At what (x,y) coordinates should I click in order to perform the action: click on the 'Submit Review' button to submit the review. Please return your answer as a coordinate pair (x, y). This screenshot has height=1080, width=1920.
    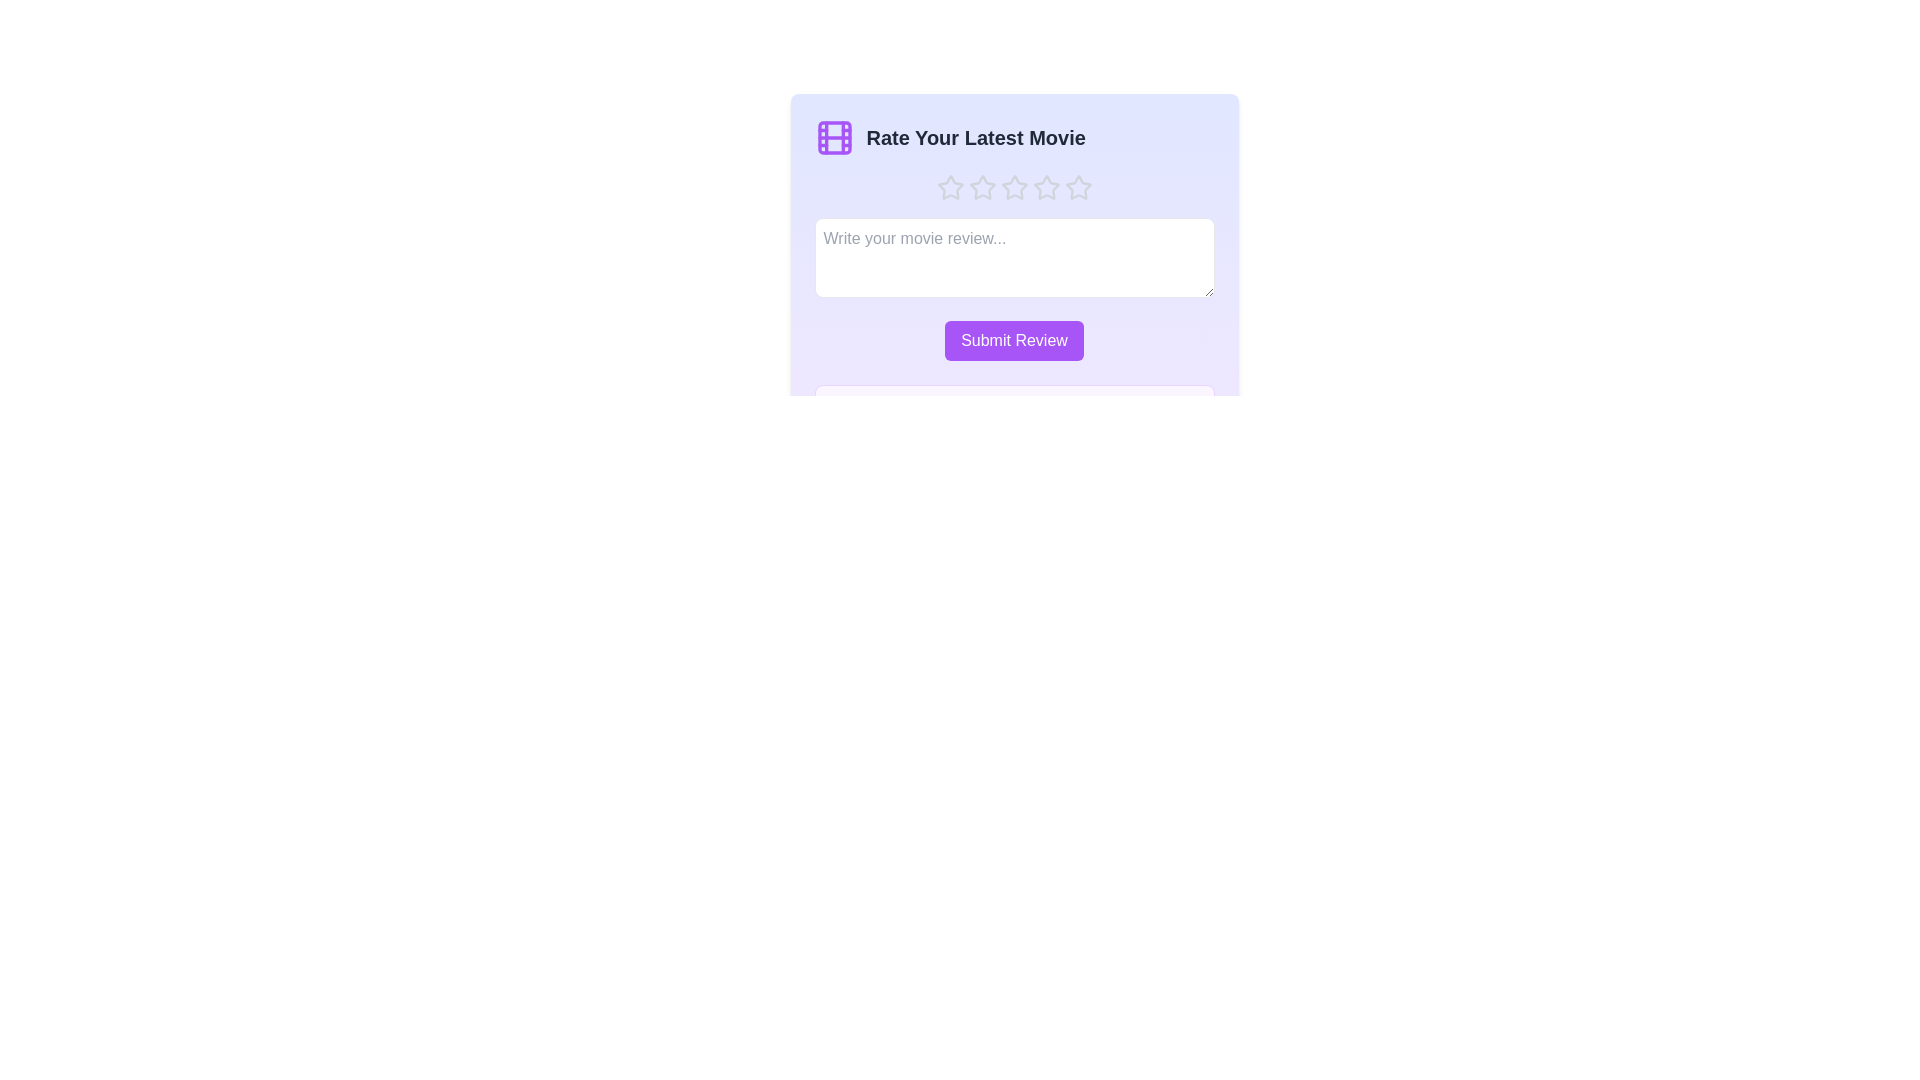
    Looking at the image, I should click on (1013, 339).